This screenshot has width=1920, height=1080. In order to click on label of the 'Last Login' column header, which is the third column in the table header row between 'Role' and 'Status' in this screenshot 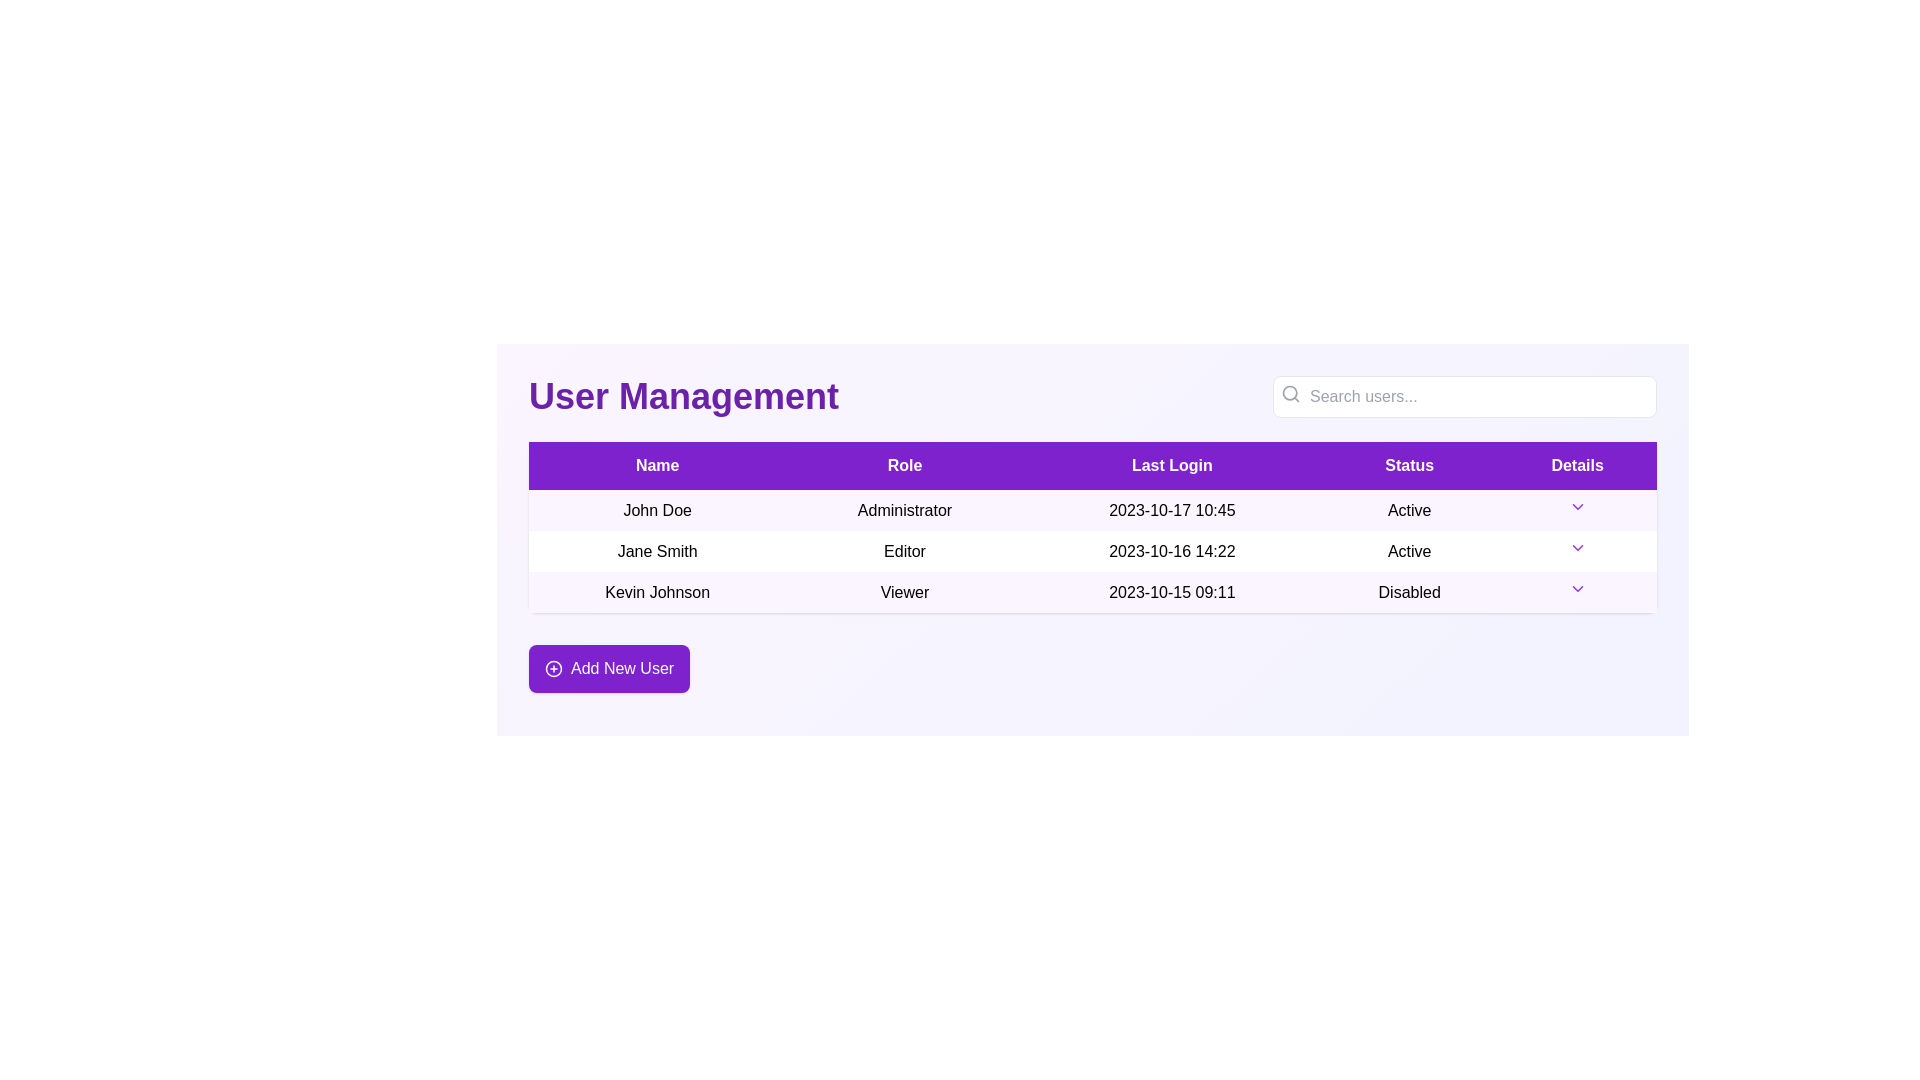, I will do `click(1172, 466)`.